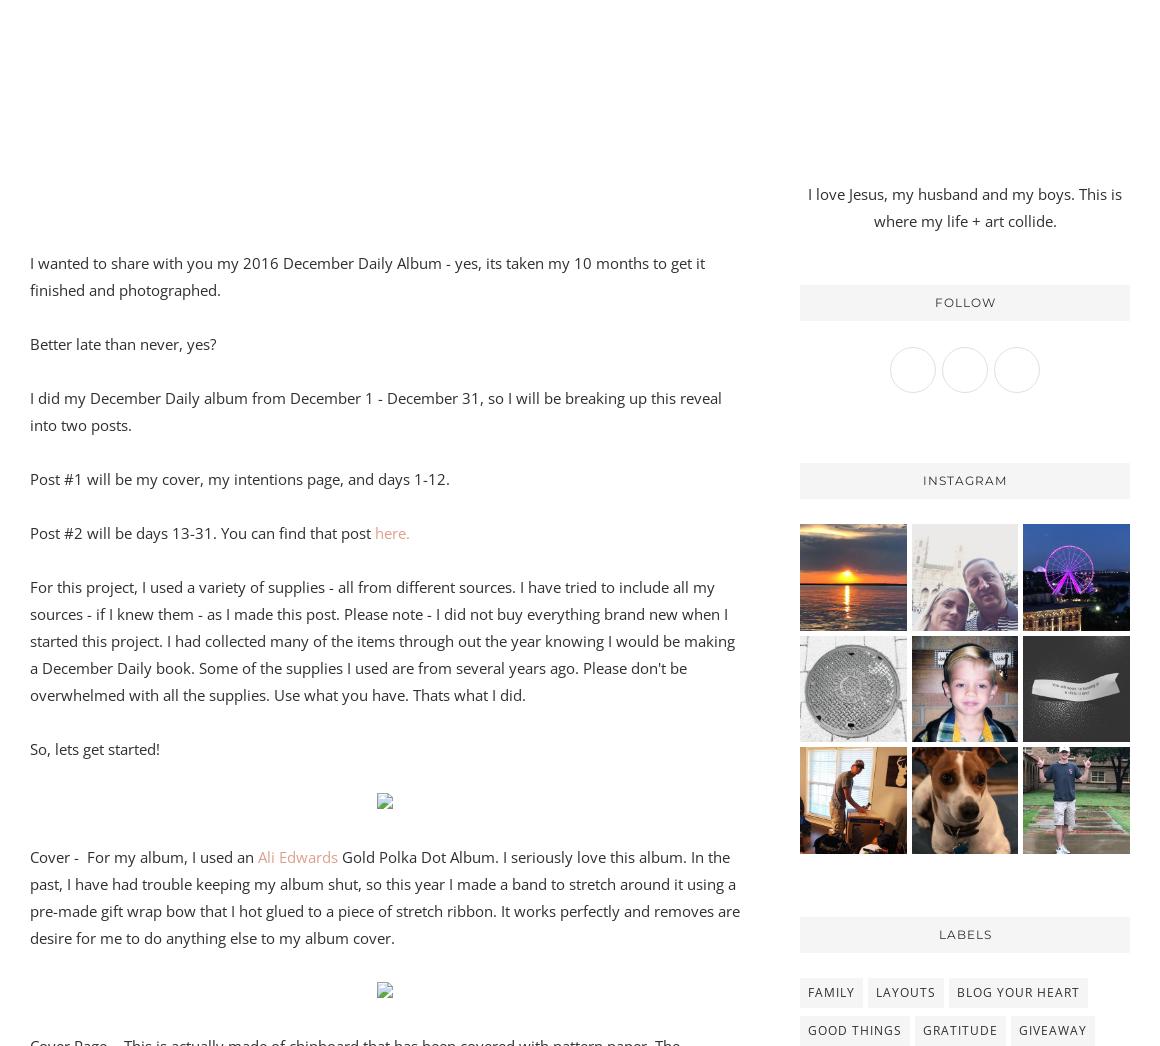 The image size is (1160, 1046). What do you see at coordinates (831, 990) in the screenshot?
I see `'family'` at bounding box center [831, 990].